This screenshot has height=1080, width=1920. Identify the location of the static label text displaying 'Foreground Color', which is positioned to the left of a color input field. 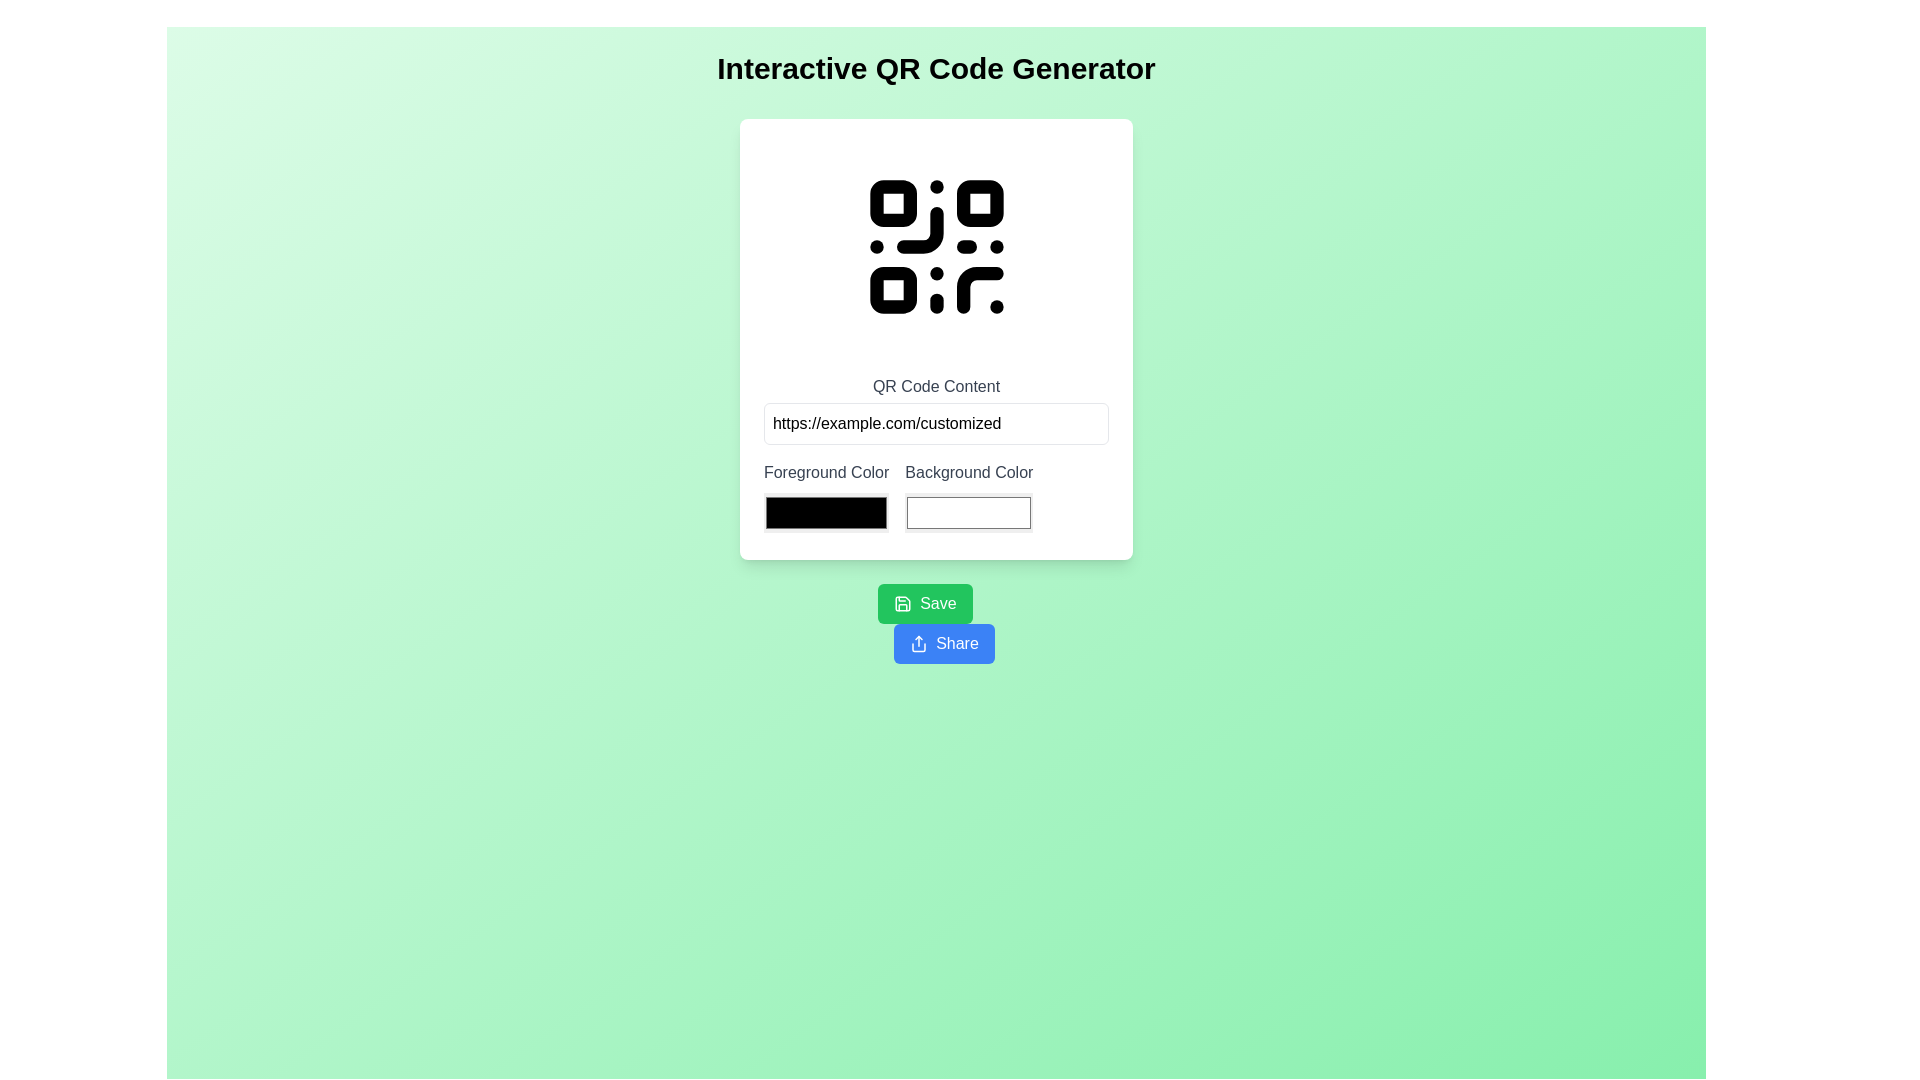
(826, 473).